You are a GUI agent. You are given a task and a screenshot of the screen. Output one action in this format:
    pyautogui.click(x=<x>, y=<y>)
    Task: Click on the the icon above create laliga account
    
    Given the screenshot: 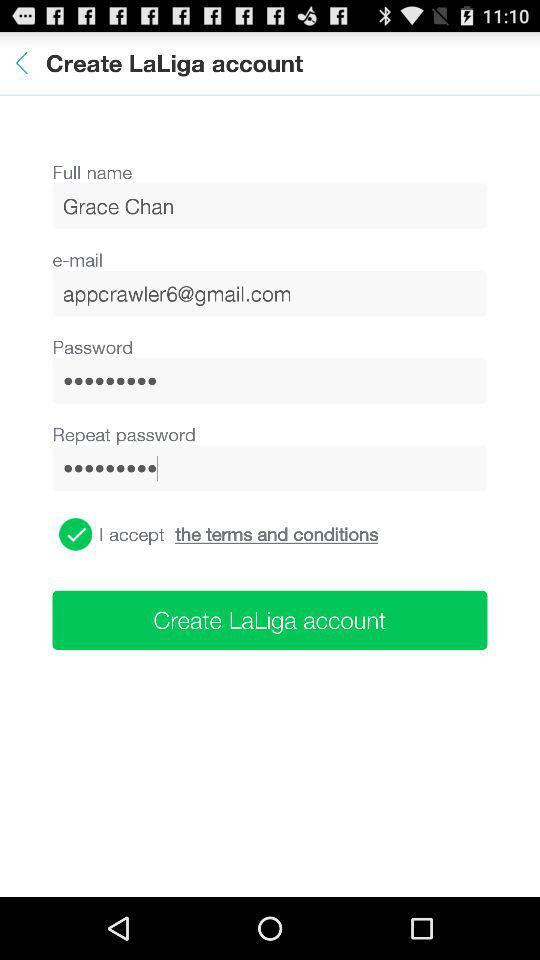 What is the action you would take?
    pyautogui.click(x=275, y=533)
    